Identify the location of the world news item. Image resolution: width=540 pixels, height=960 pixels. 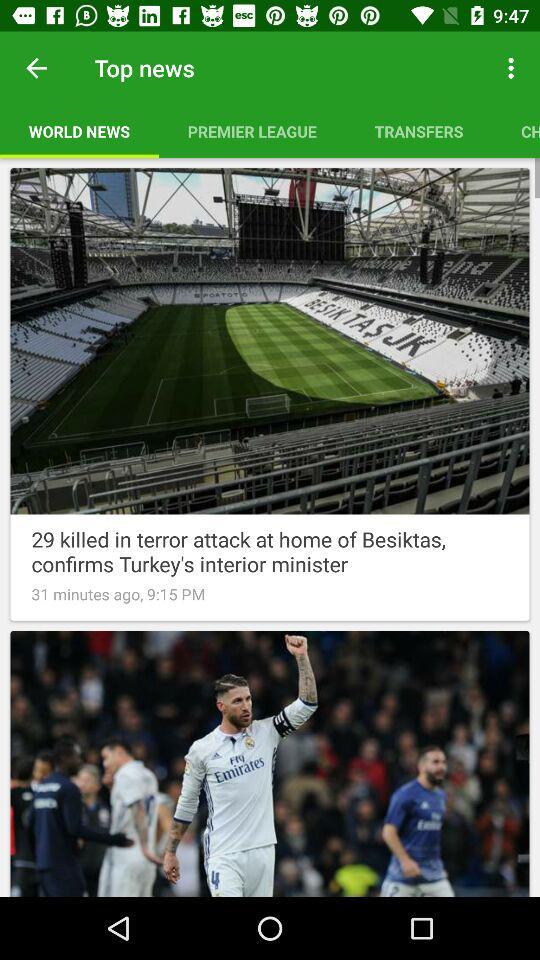
(78, 130).